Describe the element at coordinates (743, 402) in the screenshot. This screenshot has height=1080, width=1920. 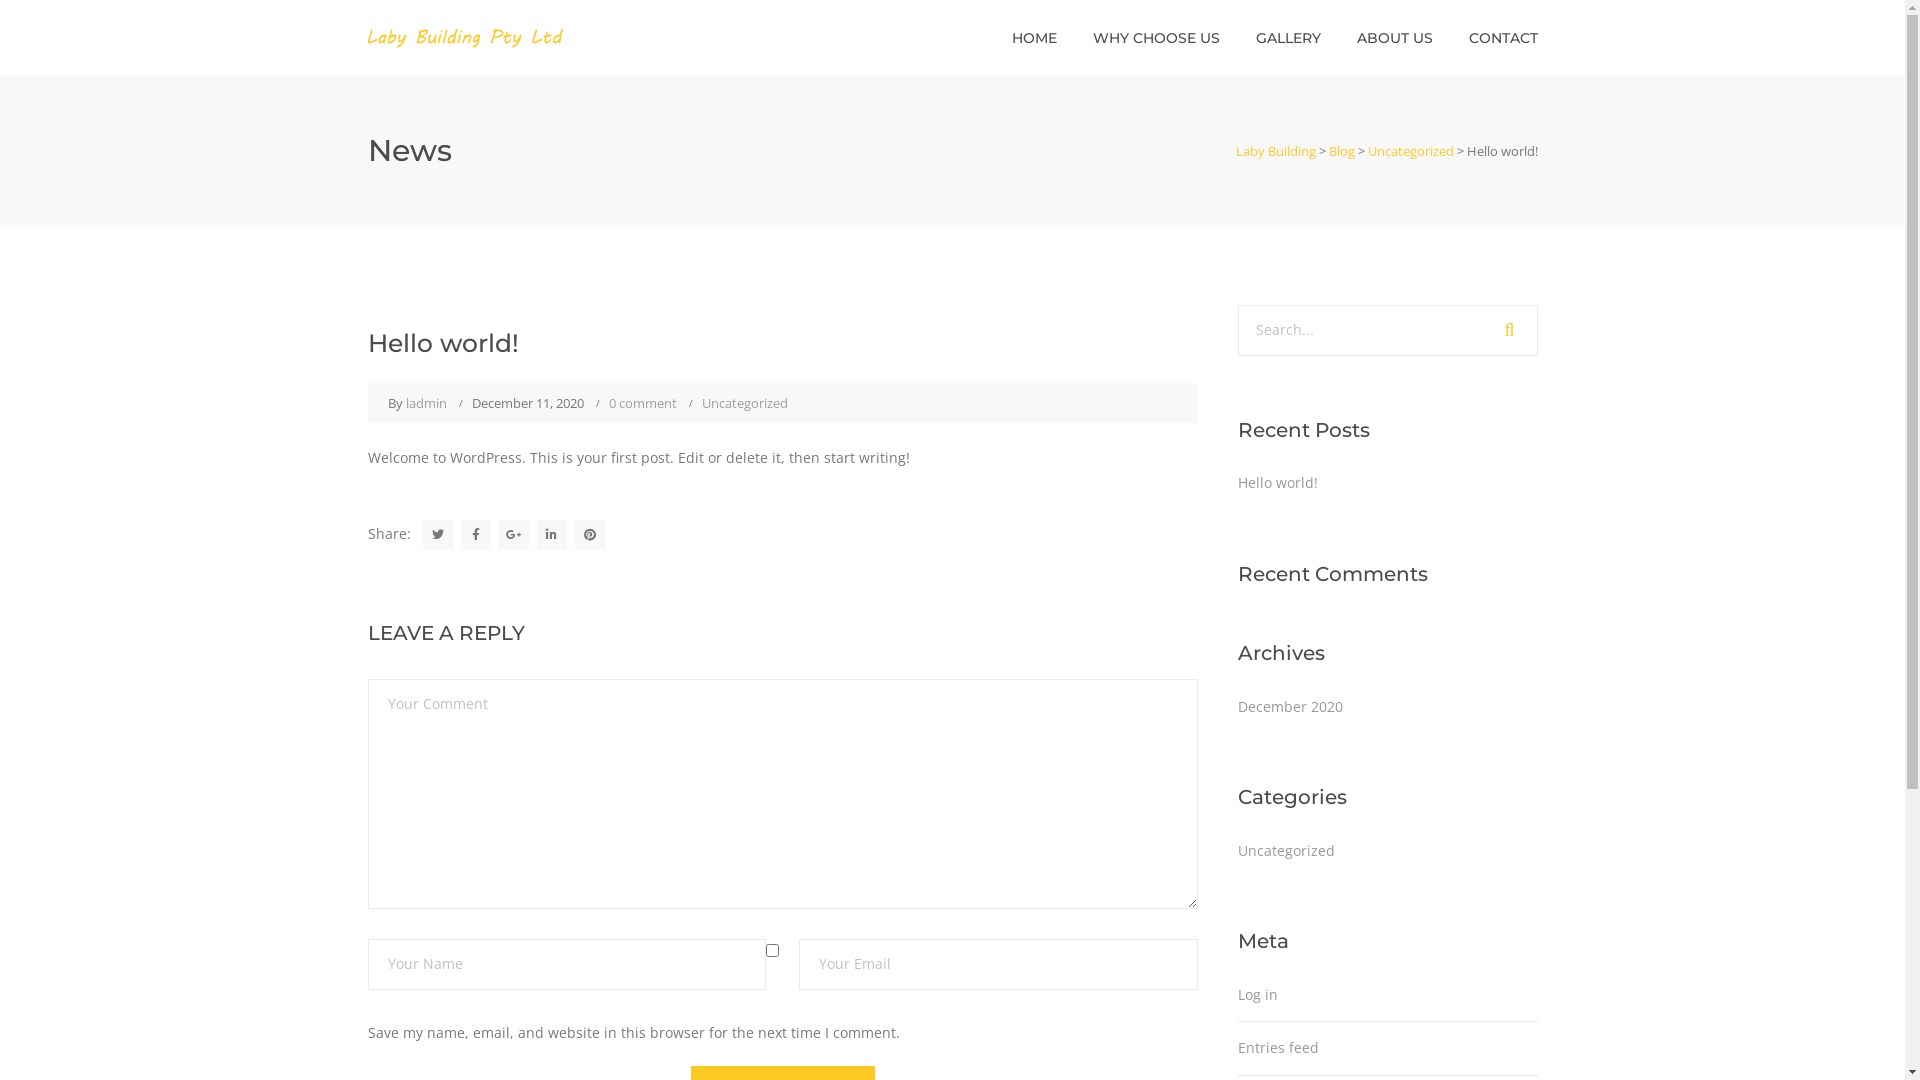
I see `'Uncategorized'` at that location.